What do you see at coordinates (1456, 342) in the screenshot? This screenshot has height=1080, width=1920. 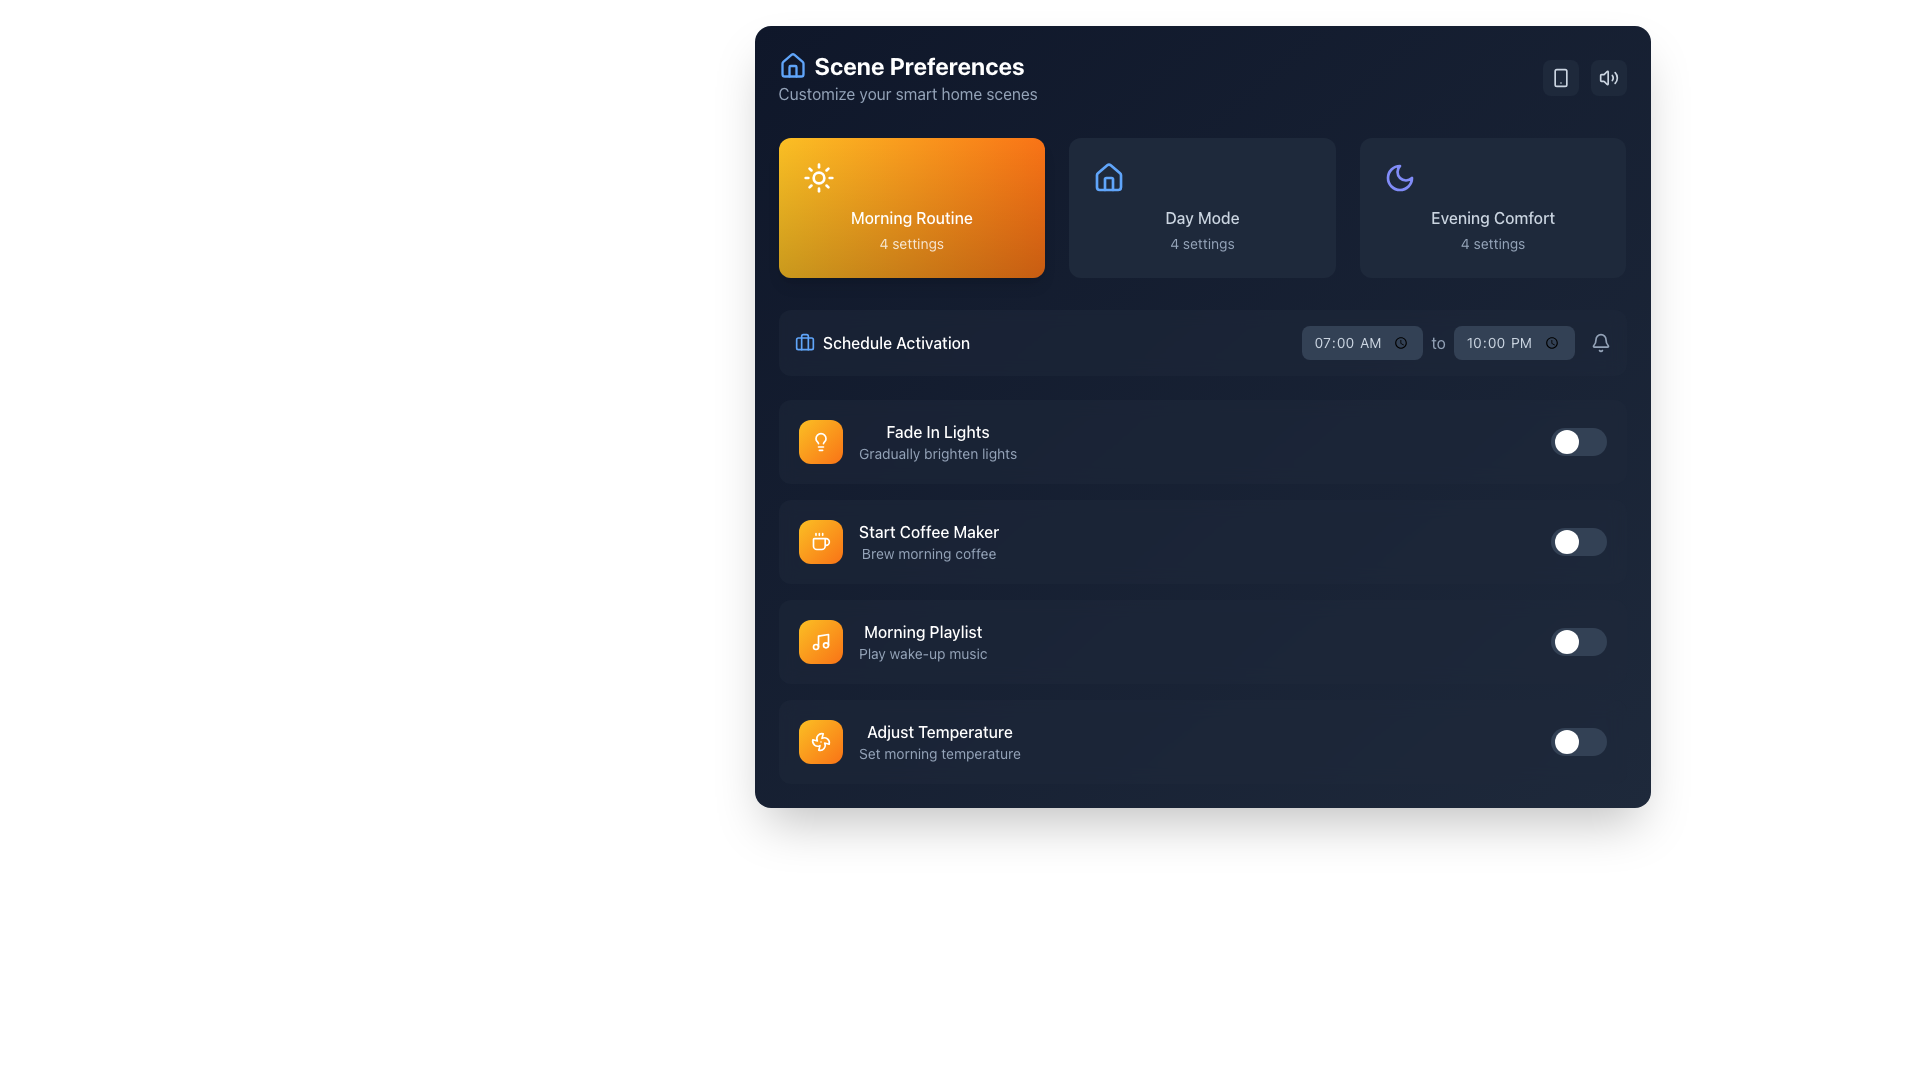 I see `the static text element displaying the word 'to' located between two time interval boxes in the 'Schedule Activation' section` at bounding box center [1456, 342].